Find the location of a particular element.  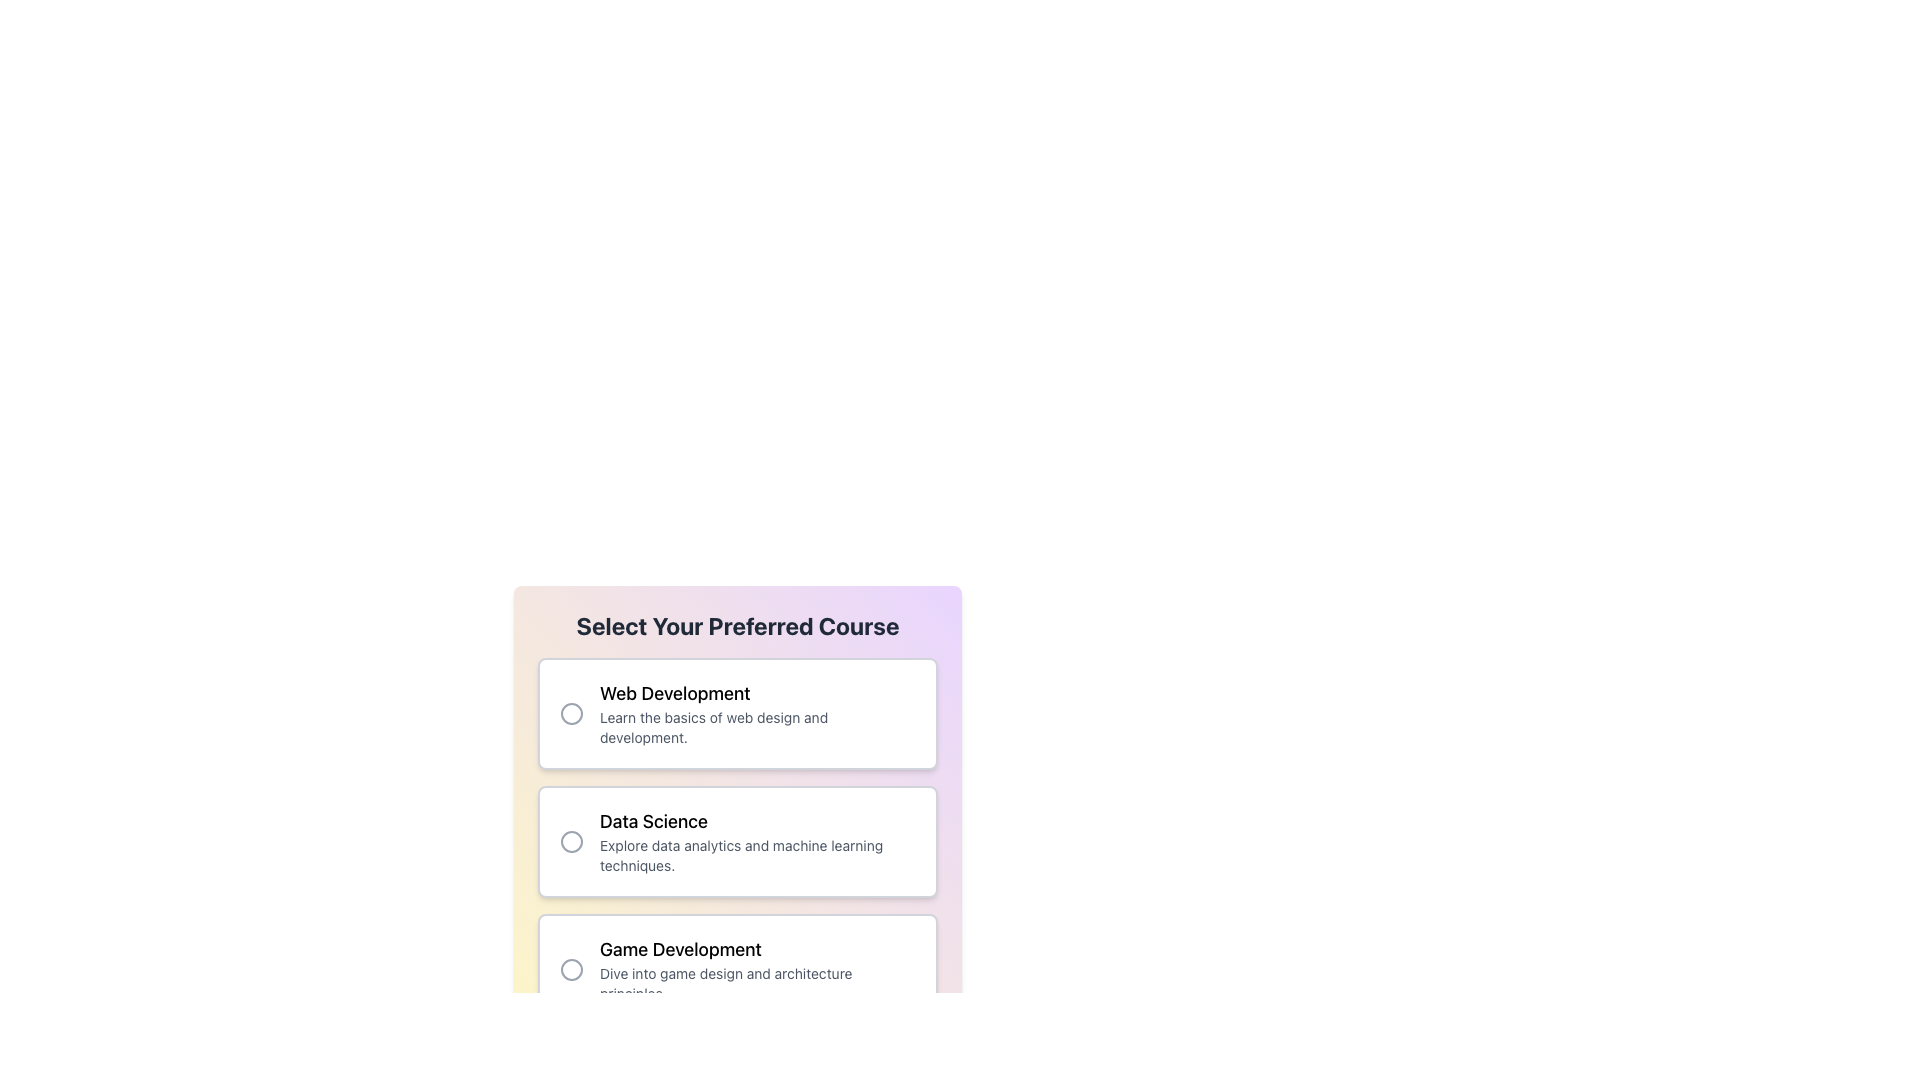

the 'Game Development' text label element, which is styled as a prominent heading above descriptive text in a selectable list of options is located at coordinates (757, 948).